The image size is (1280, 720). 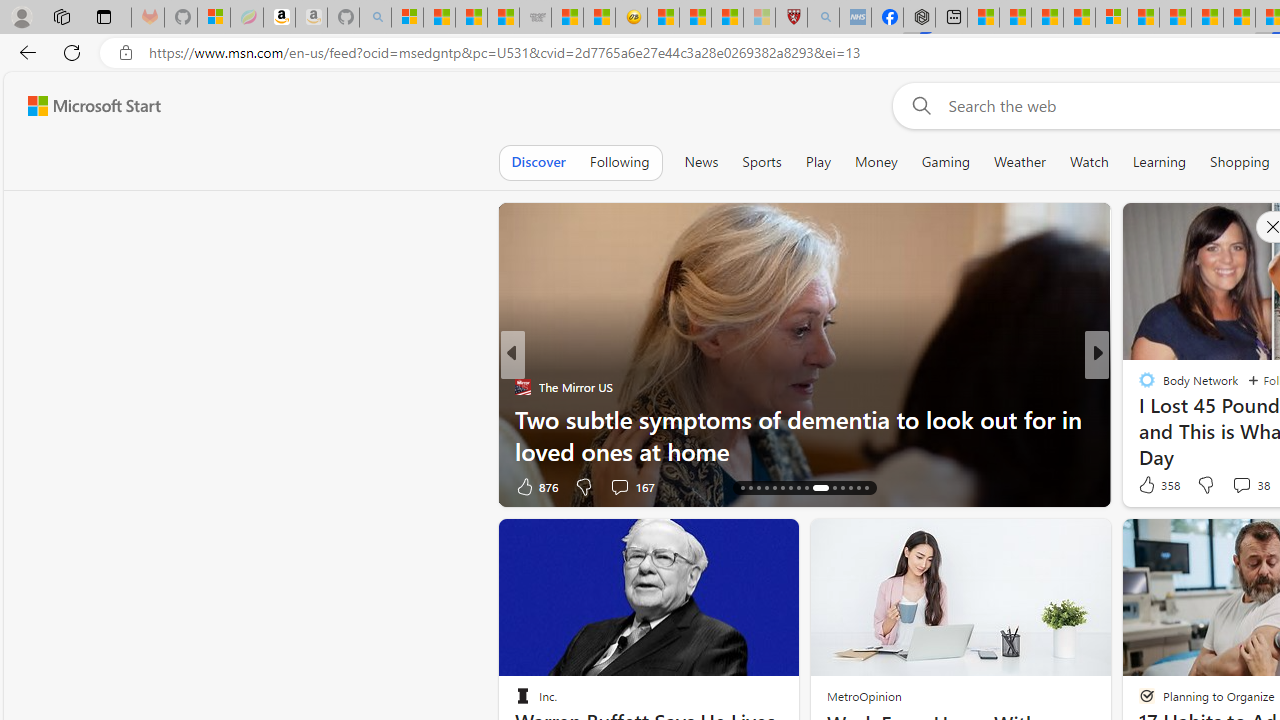 I want to click on 'AutomationID: tab-30', so click(x=865, y=488).